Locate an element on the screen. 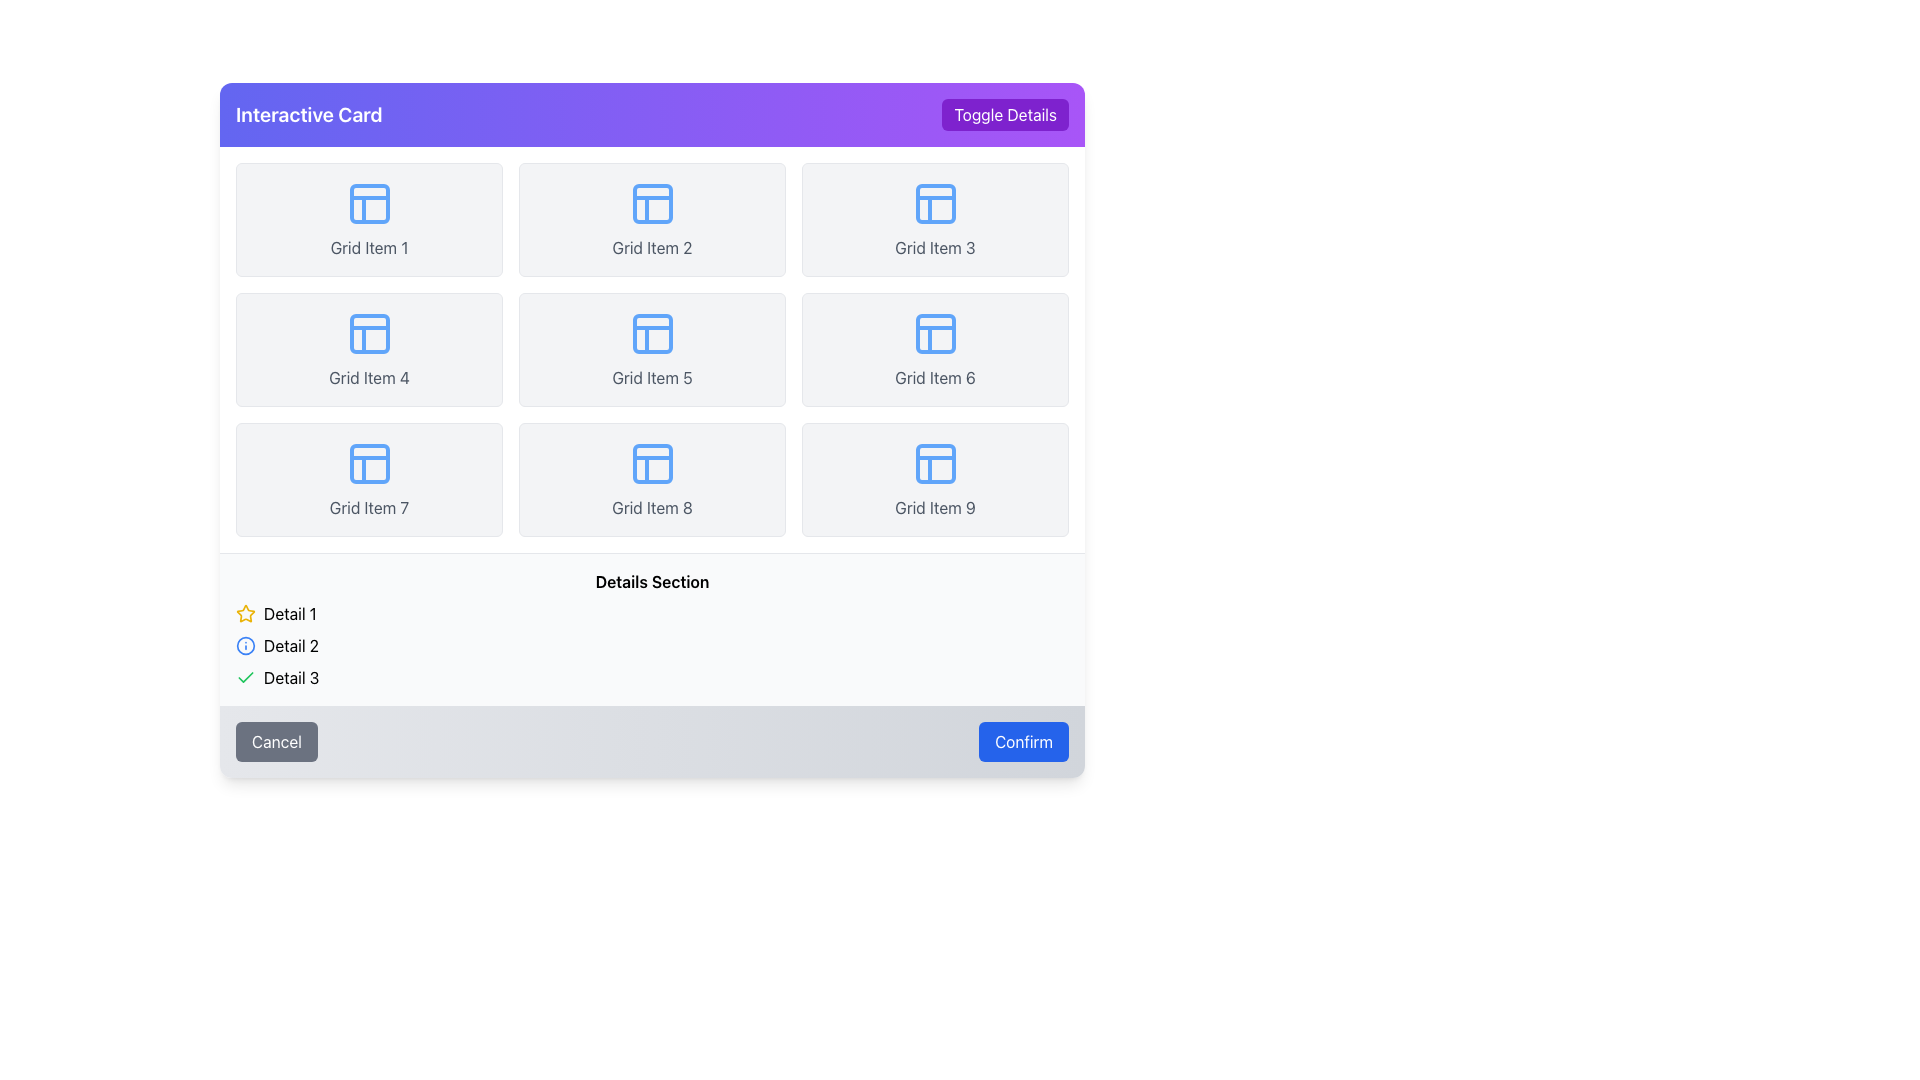 The height and width of the screenshot is (1080, 1920). the small blue circular information icon located to the left of the text 'Detail 2' is located at coordinates (244, 645).